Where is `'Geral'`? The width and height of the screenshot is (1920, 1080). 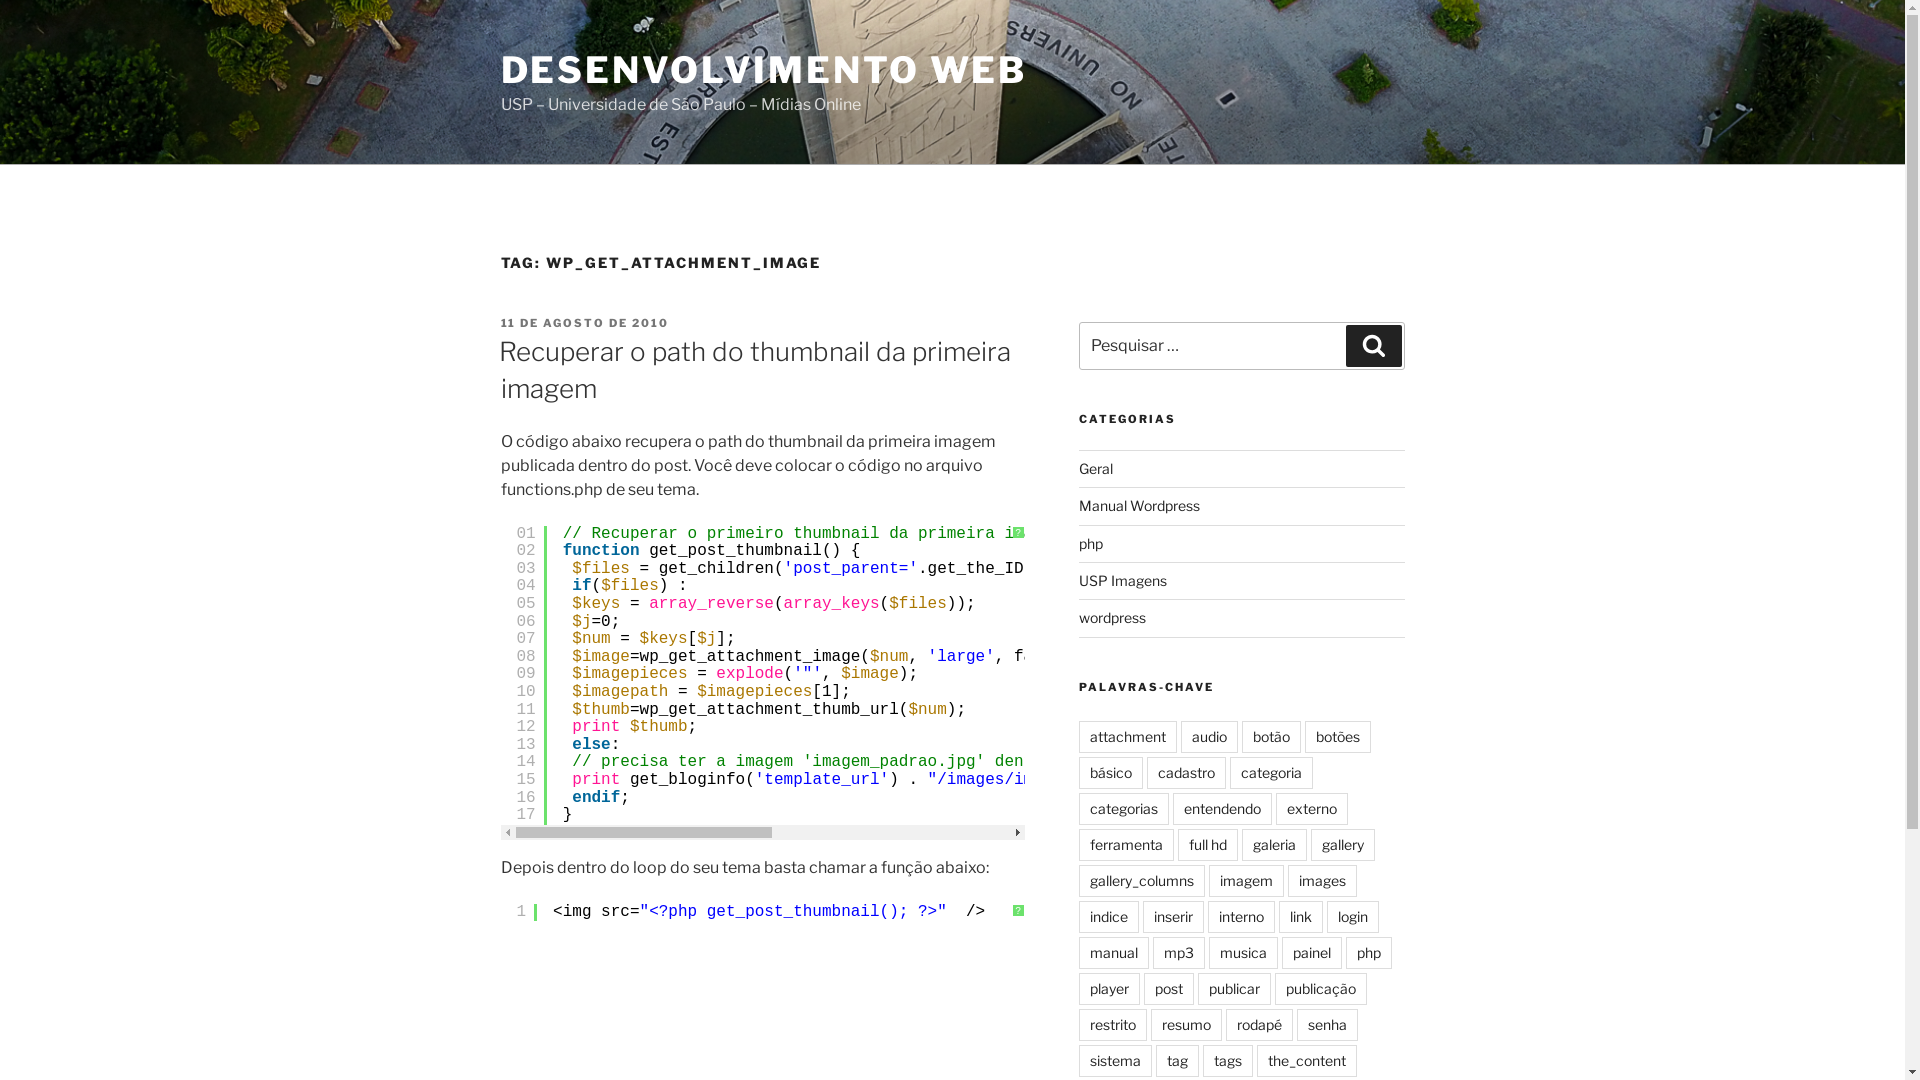
'Geral' is located at coordinates (1094, 468).